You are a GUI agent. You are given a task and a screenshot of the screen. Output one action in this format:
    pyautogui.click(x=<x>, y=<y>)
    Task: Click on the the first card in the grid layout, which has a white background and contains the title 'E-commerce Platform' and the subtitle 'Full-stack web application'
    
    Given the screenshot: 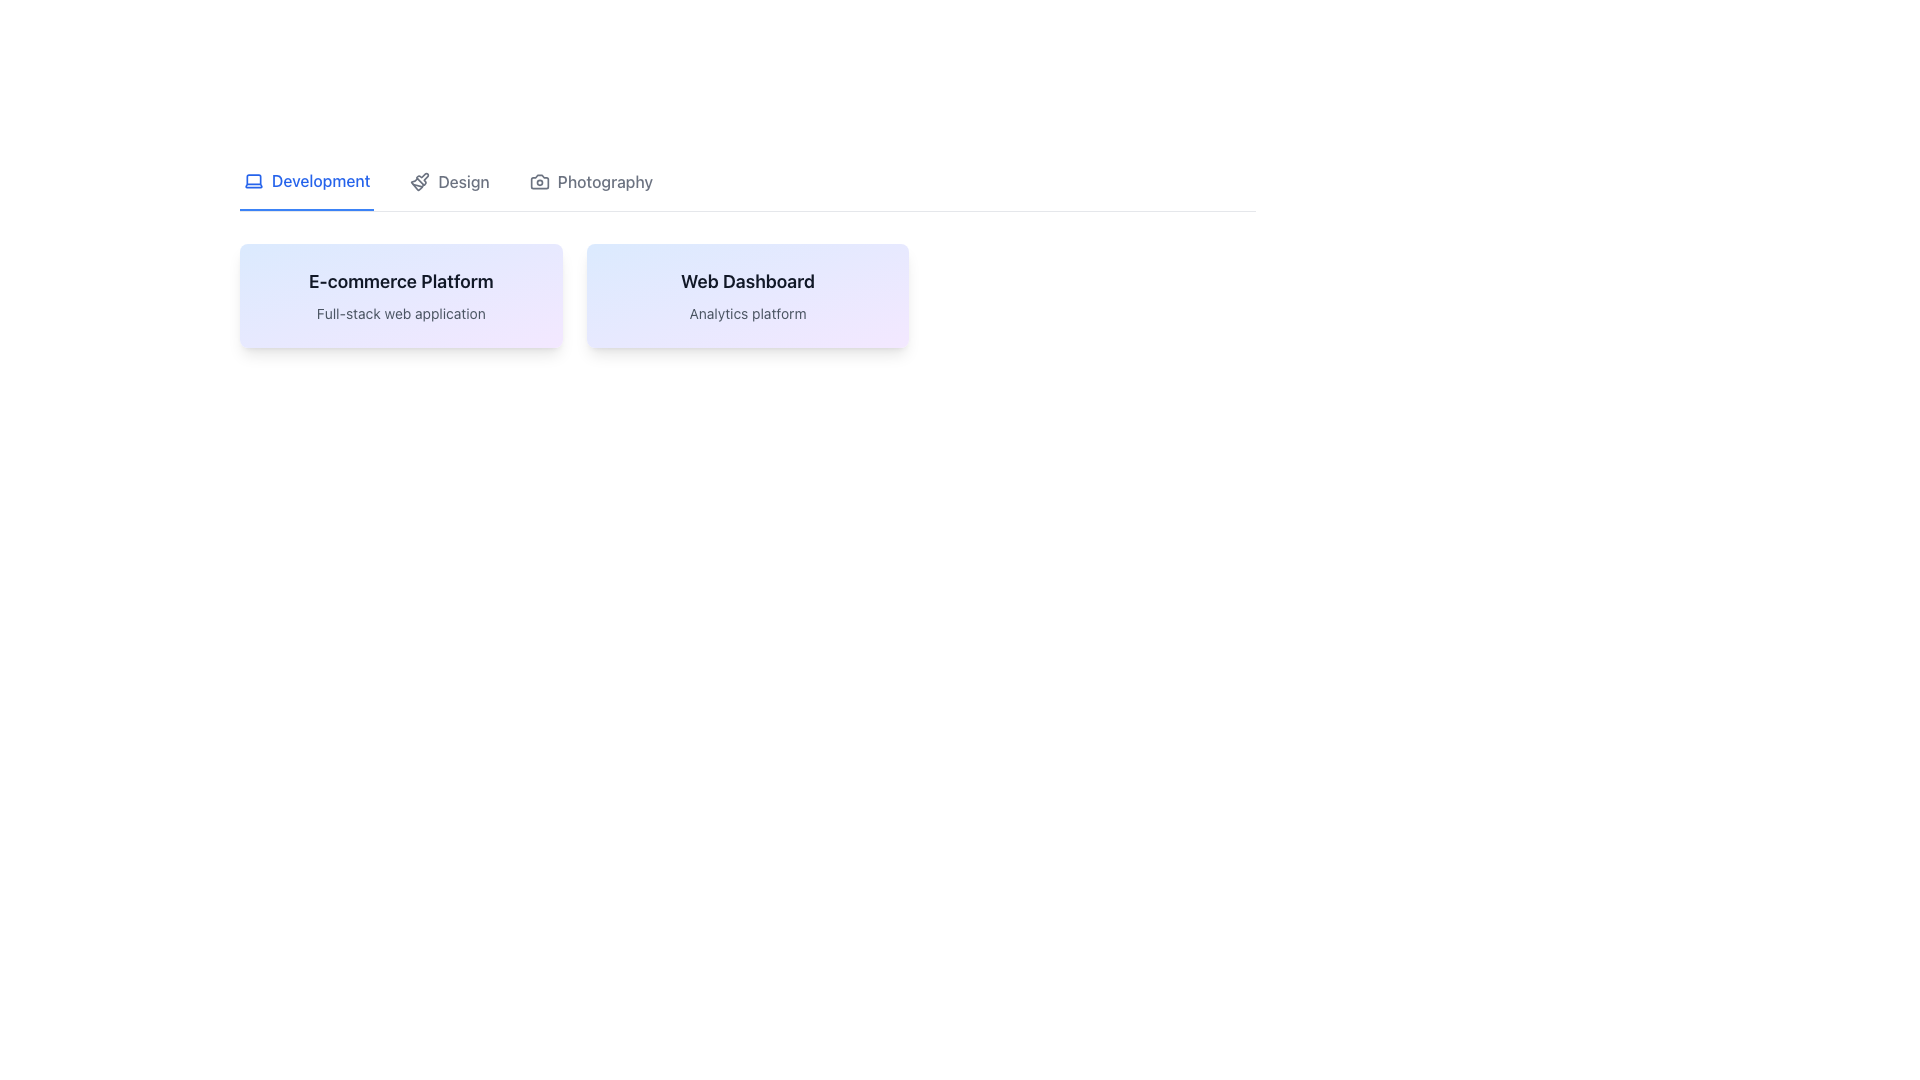 What is the action you would take?
    pyautogui.click(x=400, y=296)
    